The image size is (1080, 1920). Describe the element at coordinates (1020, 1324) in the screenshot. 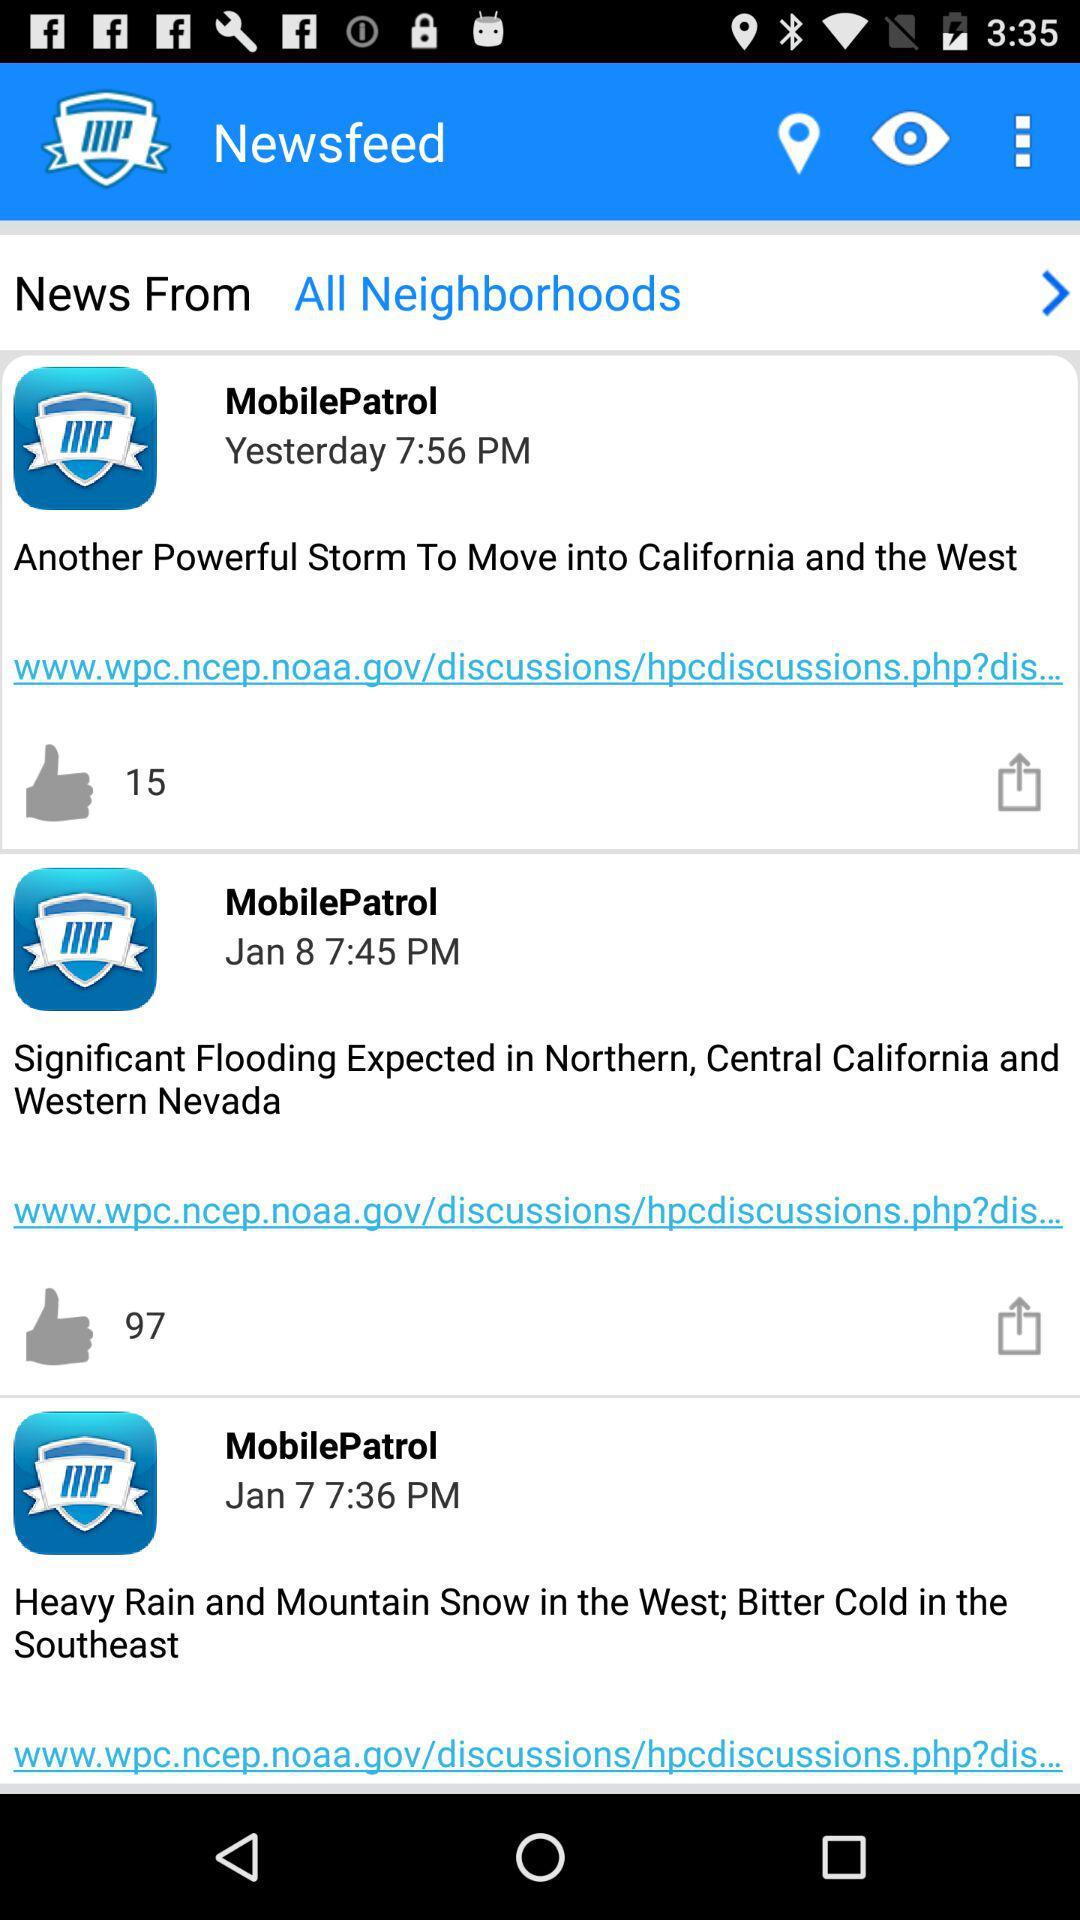

I see `share post` at that location.